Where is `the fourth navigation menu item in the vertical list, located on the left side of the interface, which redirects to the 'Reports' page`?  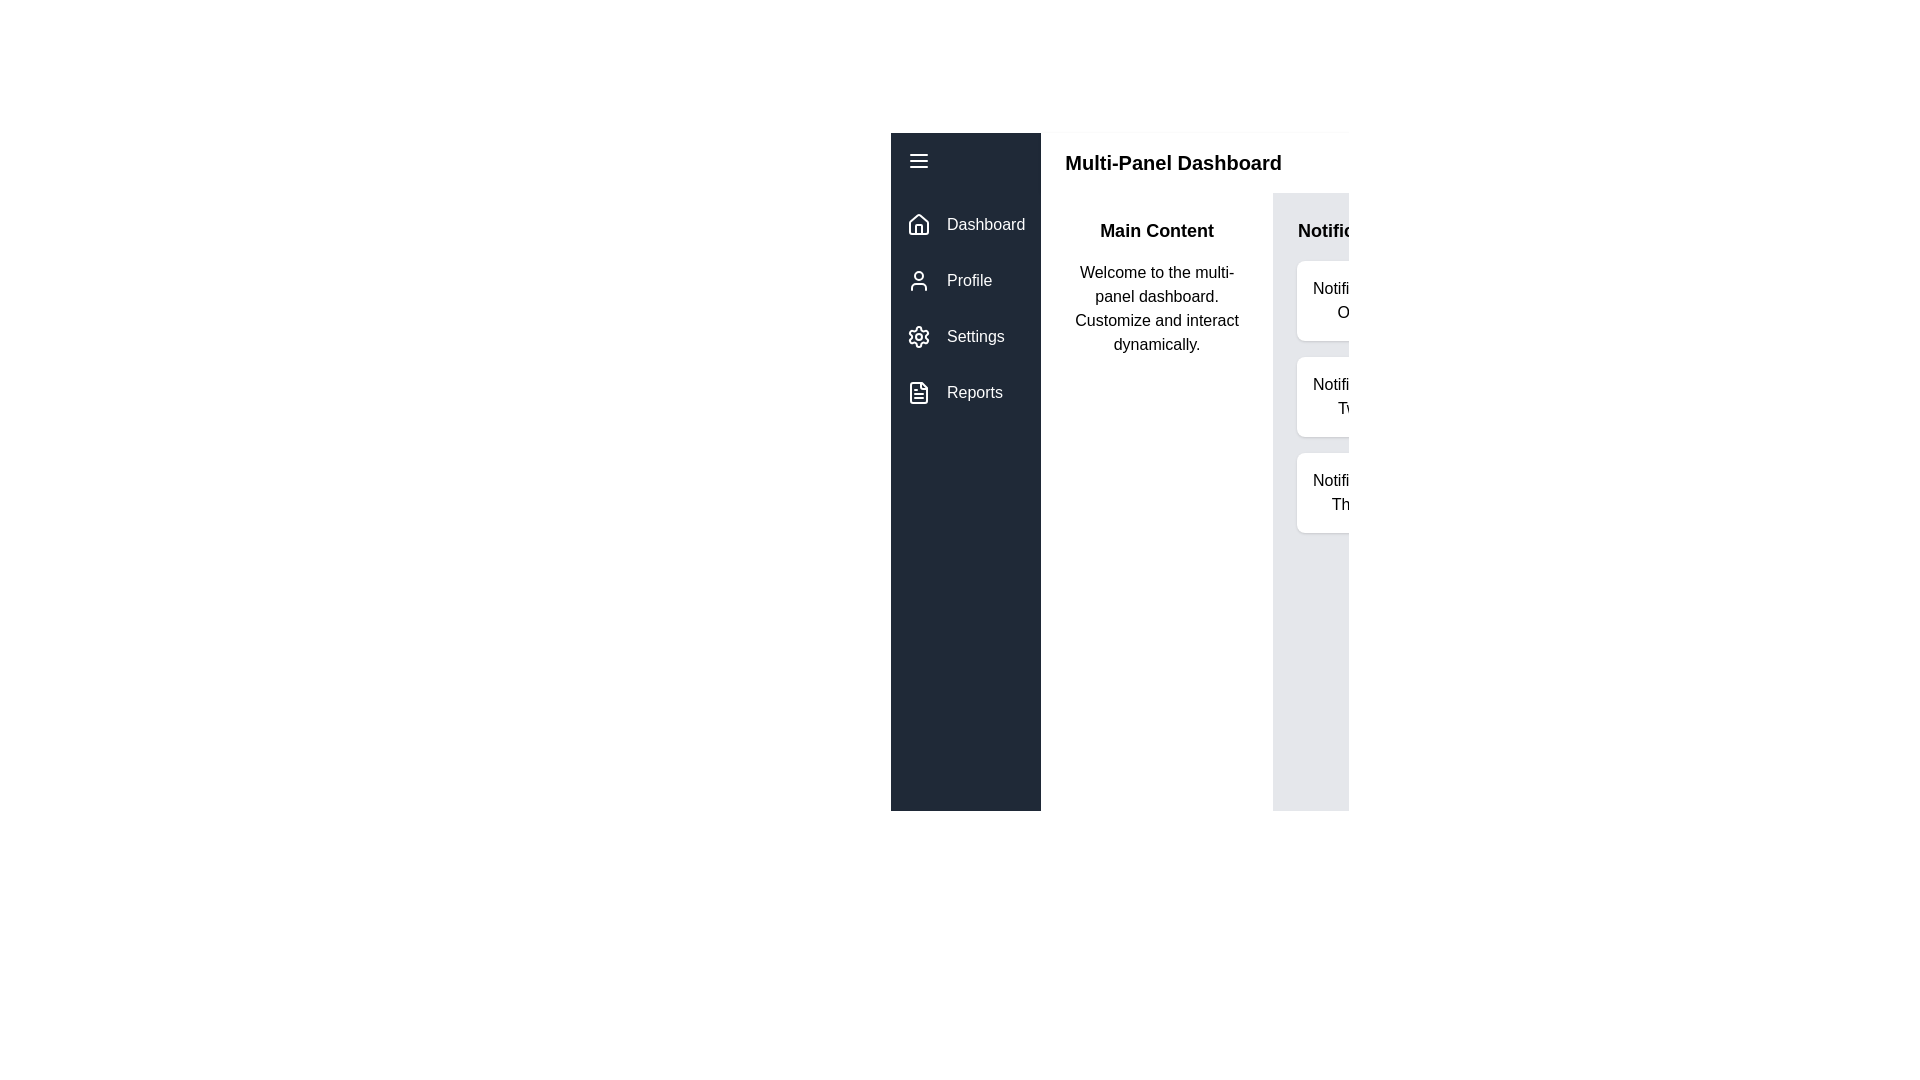 the fourth navigation menu item in the vertical list, located on the left side of the interface, which redirects to the 'Reports' page is located at coordinates (966, 393).